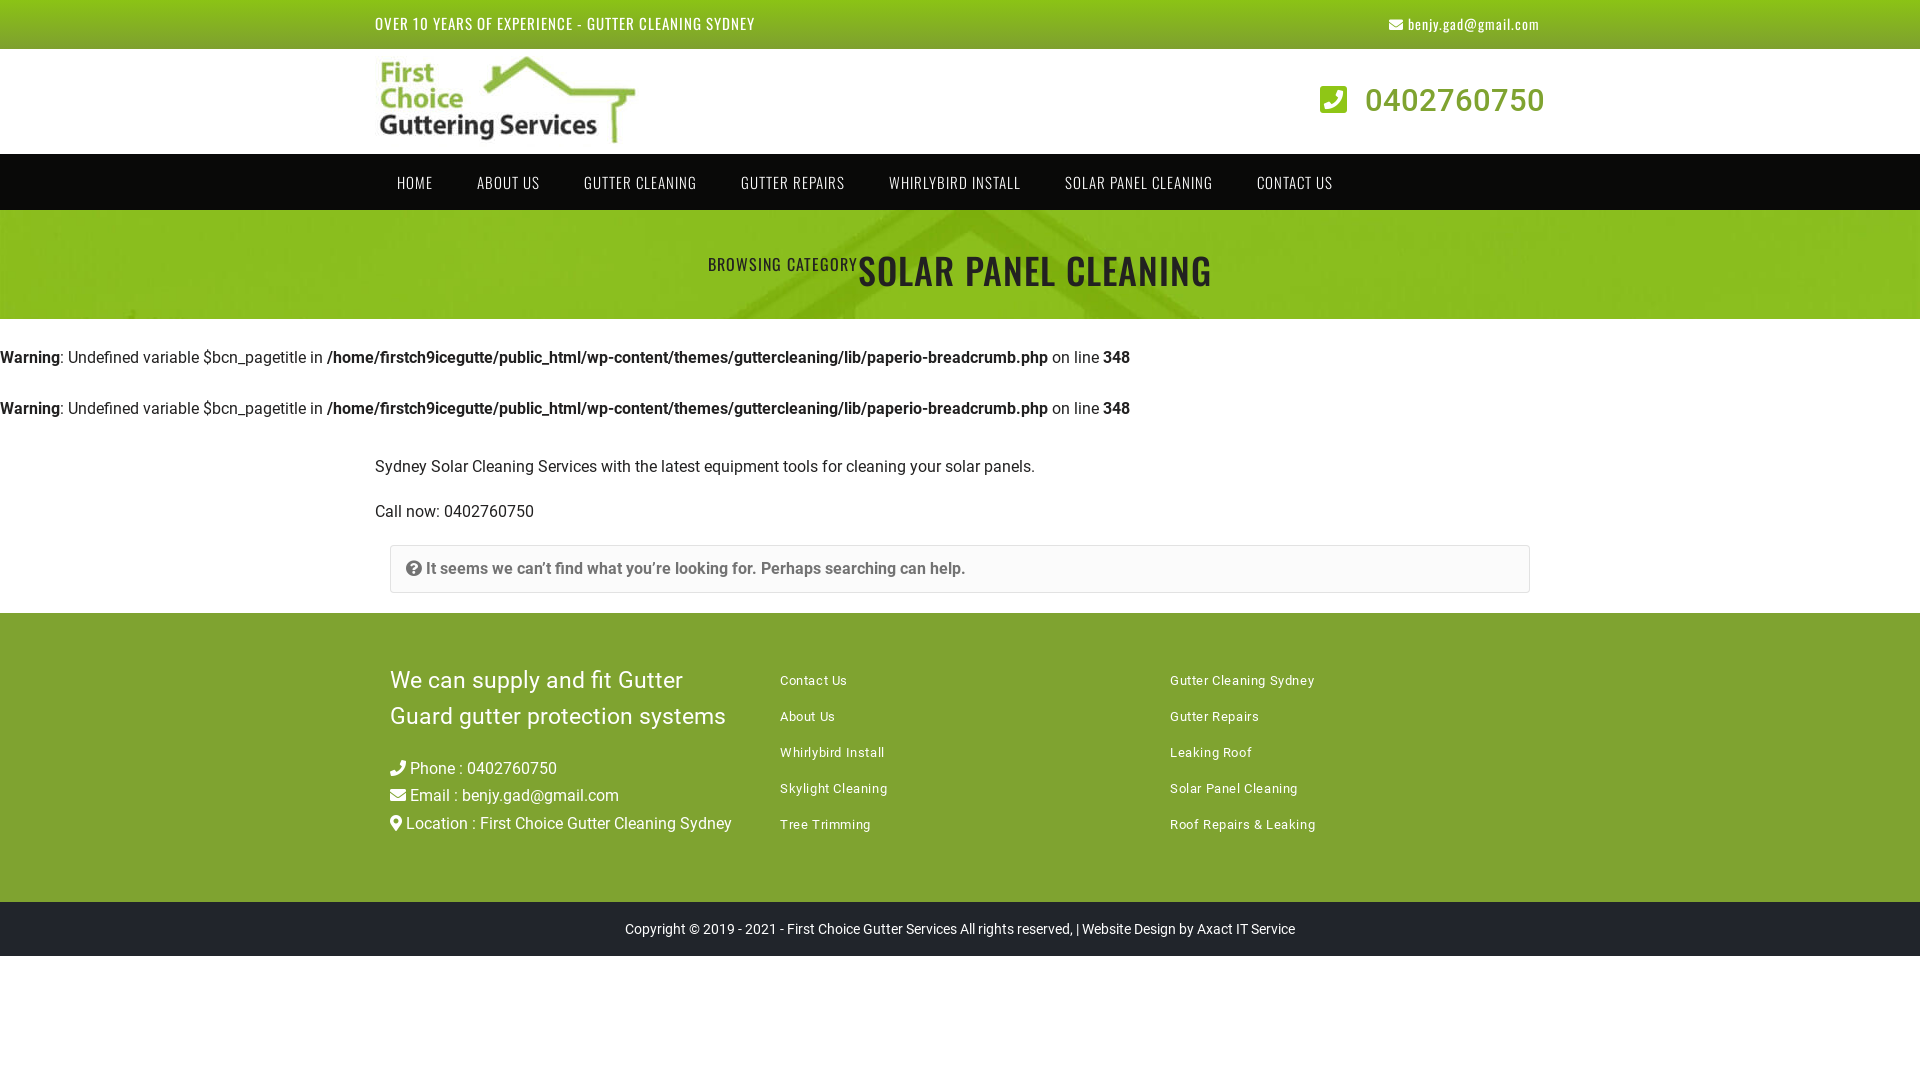  Describe the element at coordinates (413, 181) in the screenshot. I see `'HOME'` at that location.